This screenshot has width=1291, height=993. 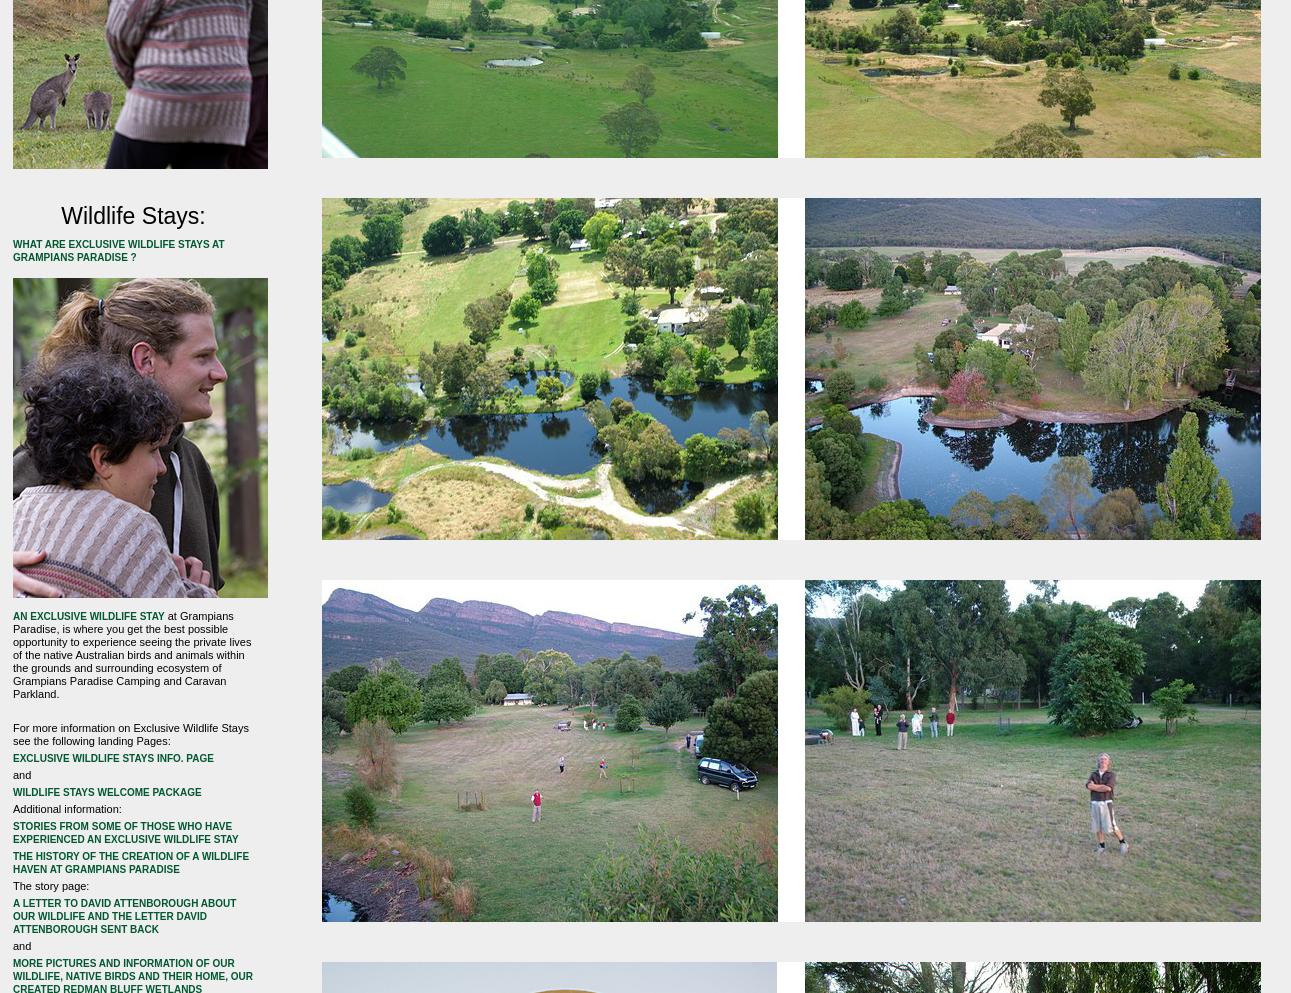 I want to click on 'Exclusive Wildlife Stays Info. page', so click(x=111, y=757).